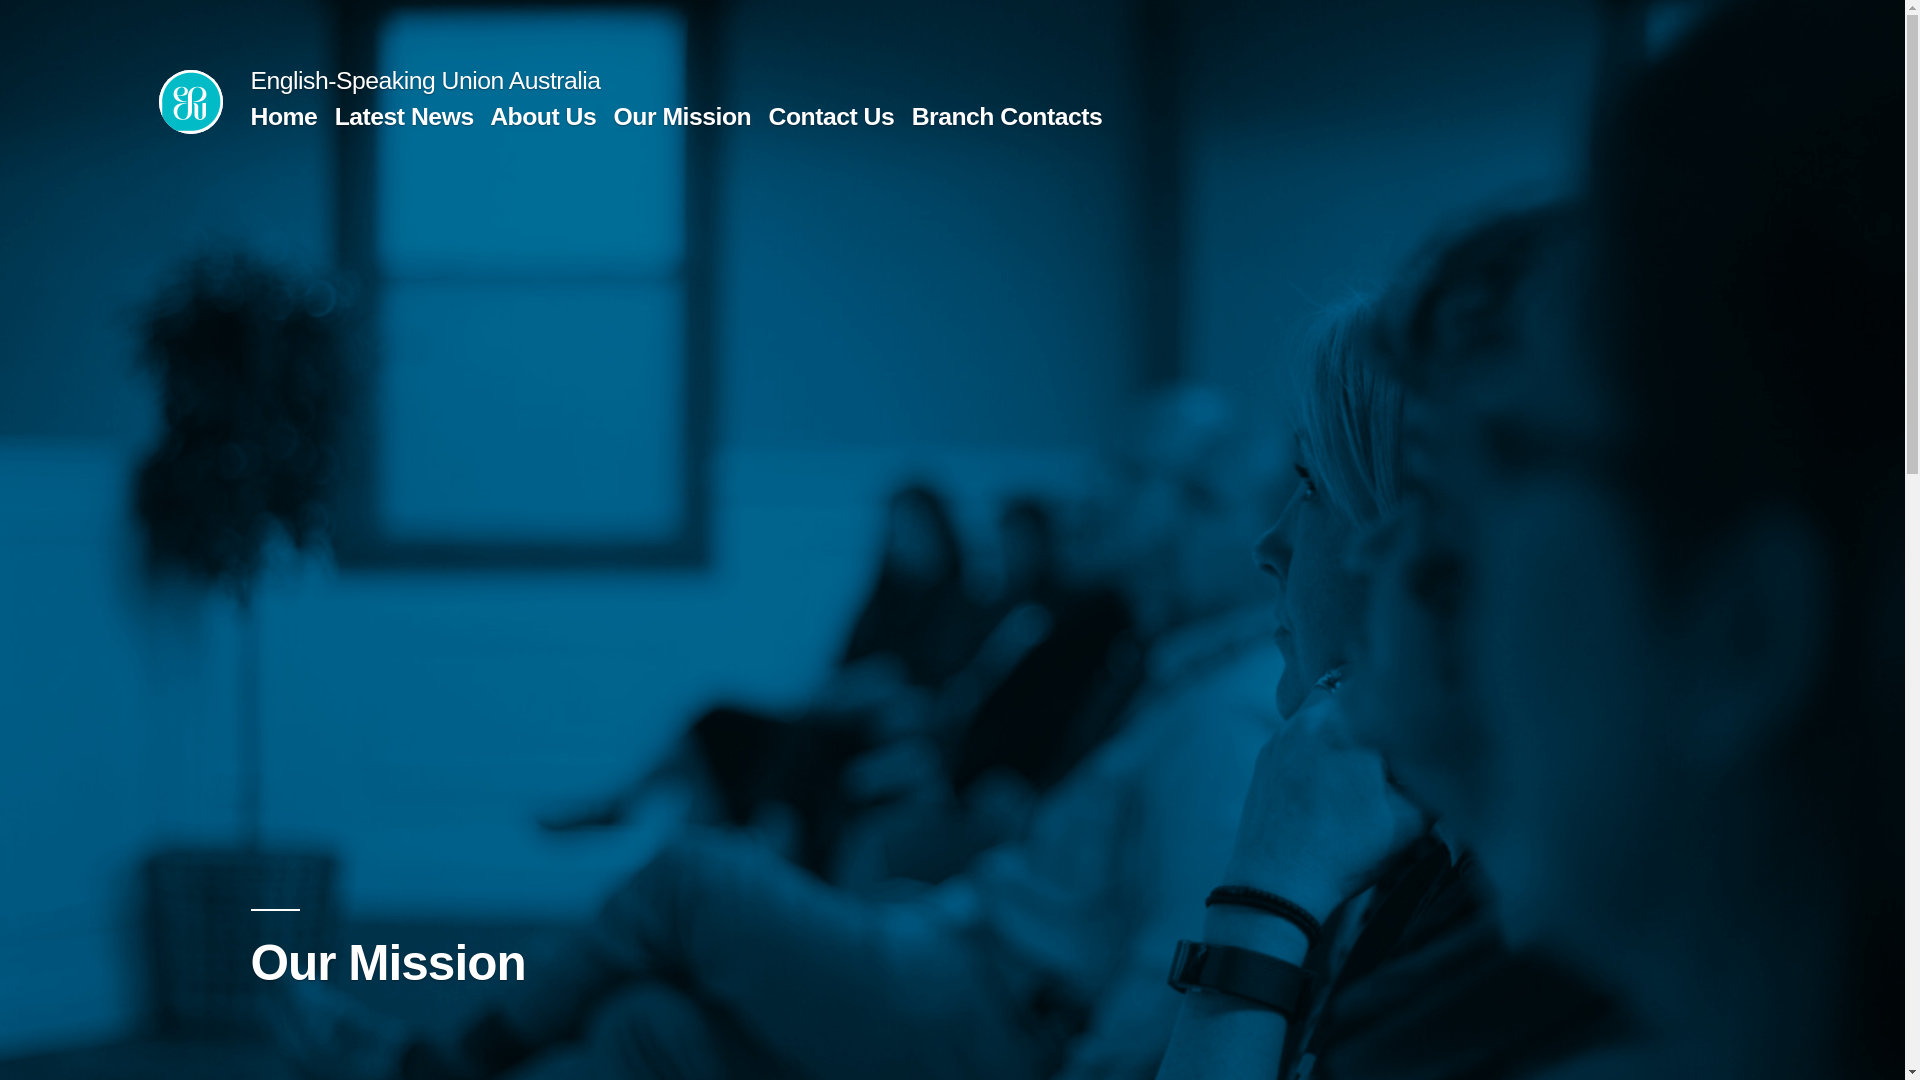 Image resolution: width=1920 pixels, height=1080 pixels. I want to click on 'Latest News', so click(335, 116).